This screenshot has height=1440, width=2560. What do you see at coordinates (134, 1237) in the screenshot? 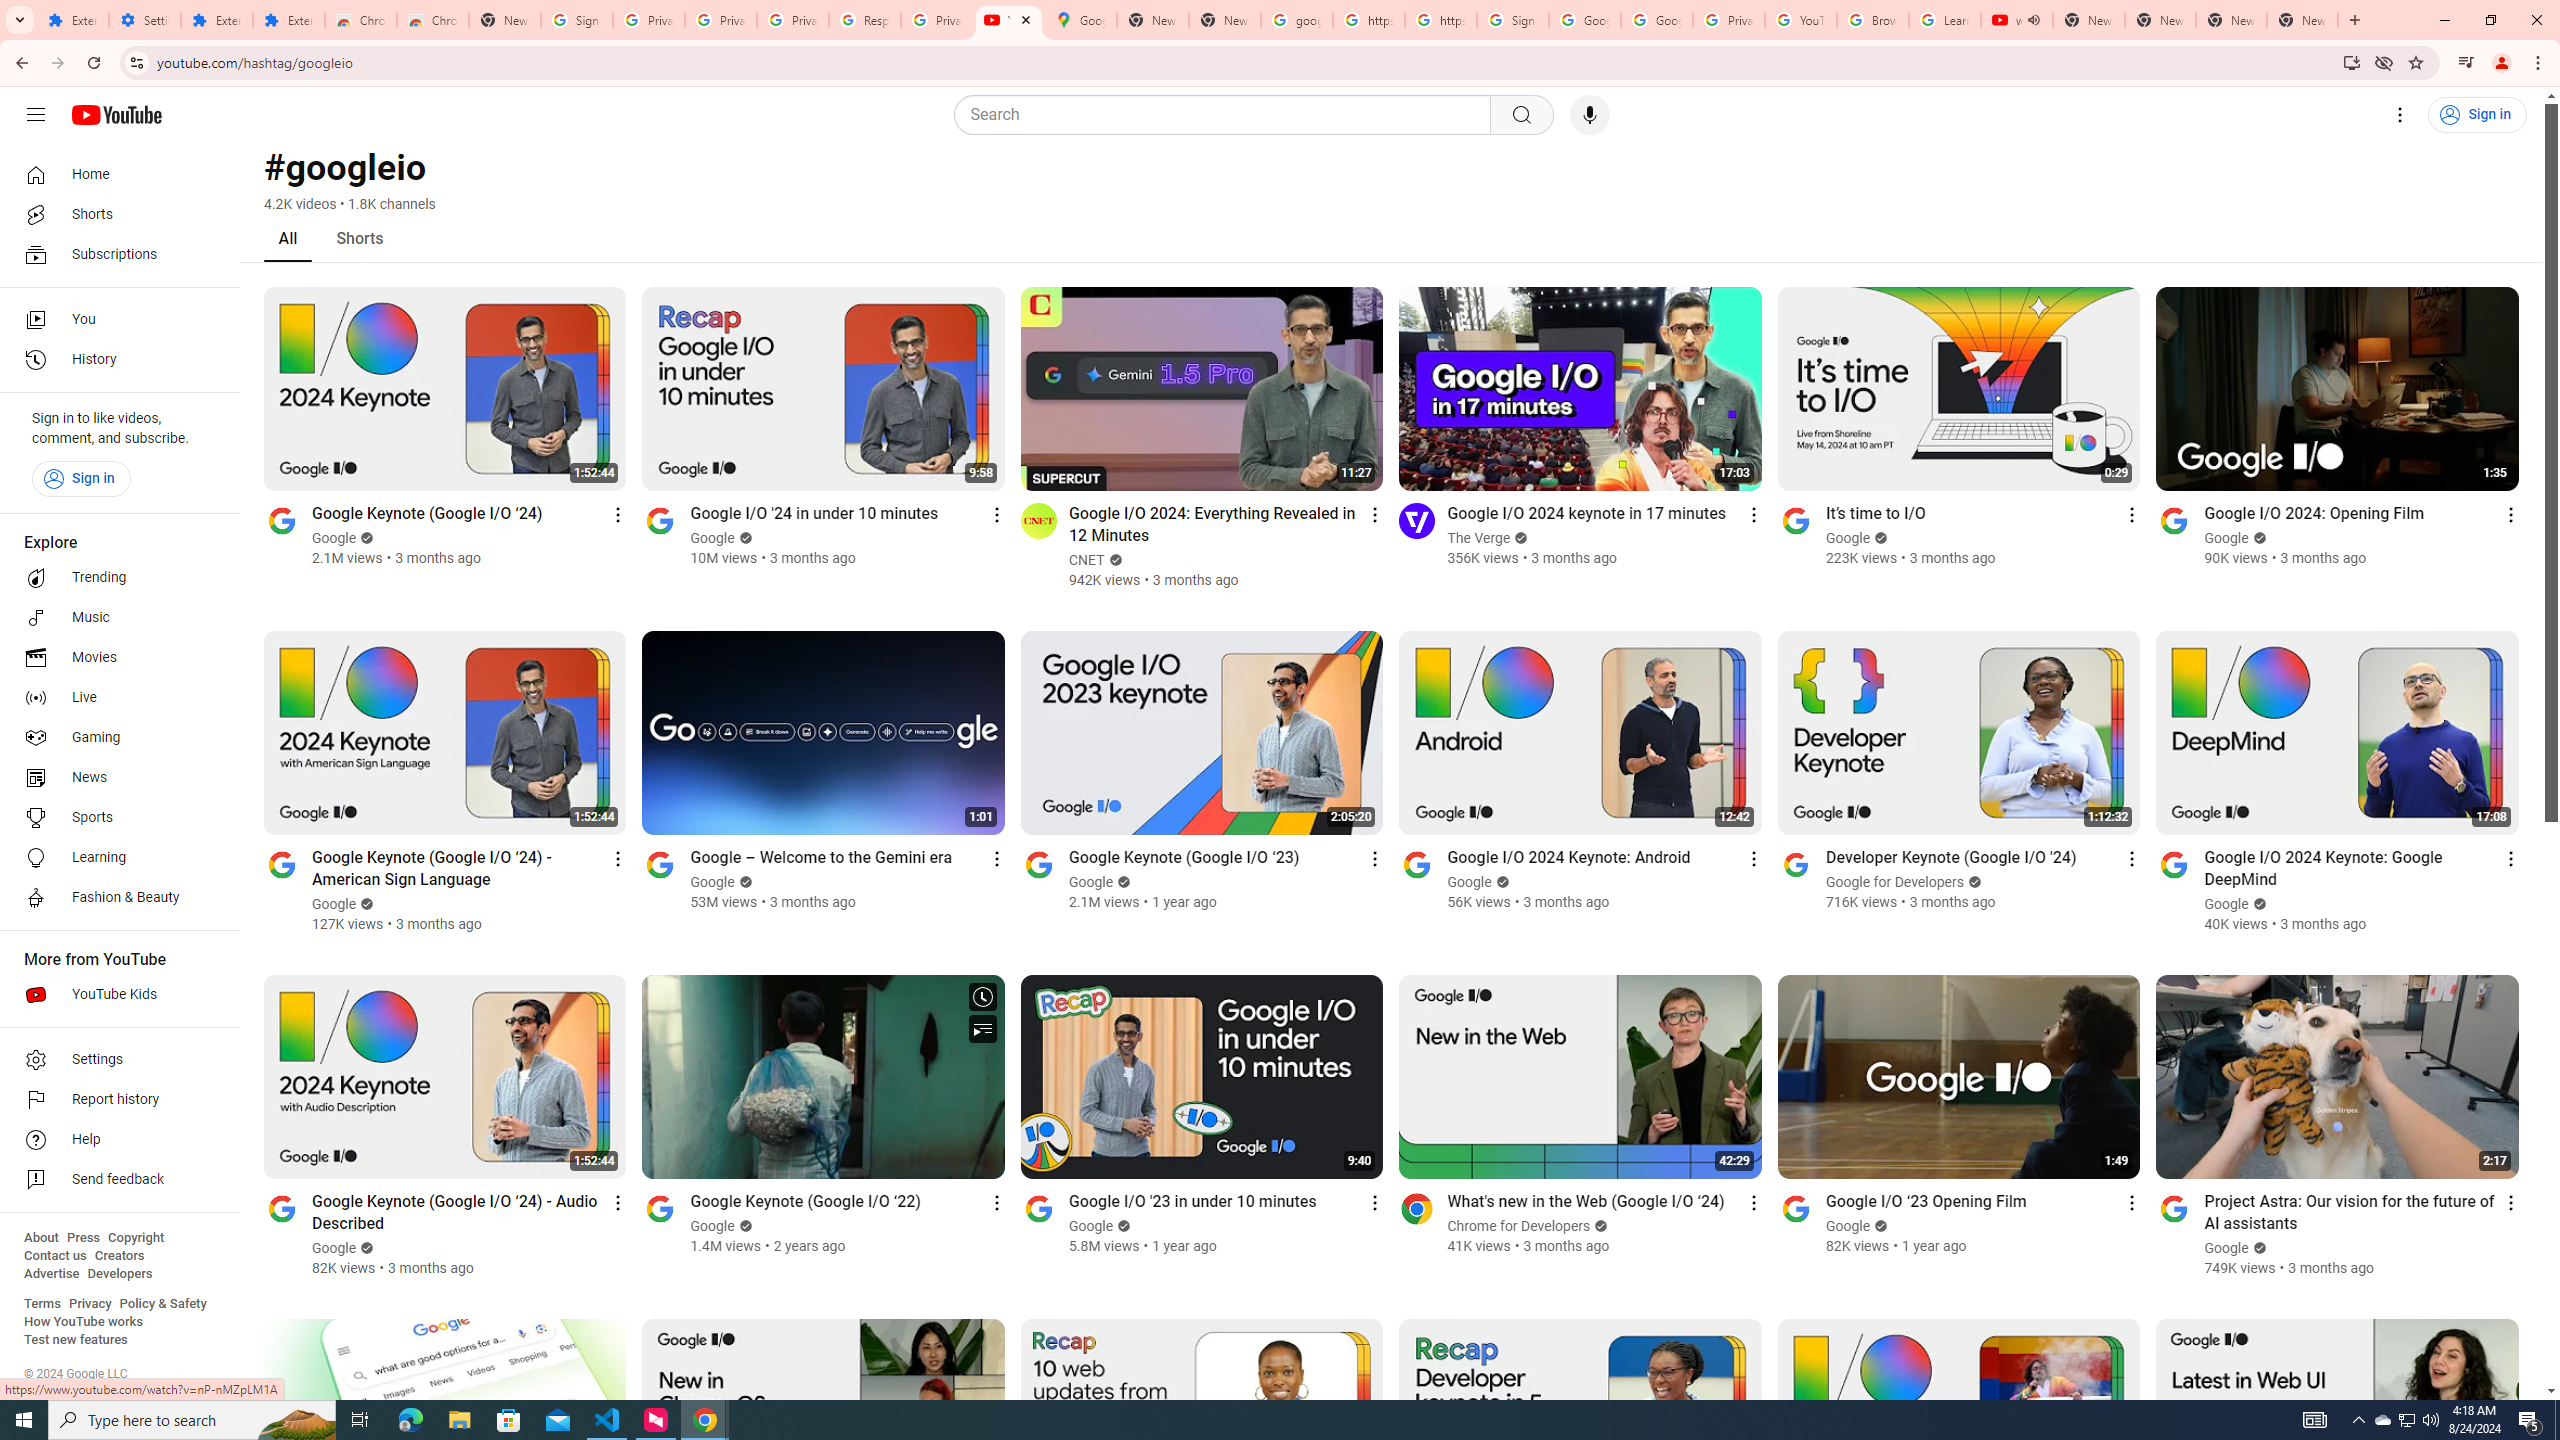
I see `'Copyright'` at bounding box center [134, 1237].